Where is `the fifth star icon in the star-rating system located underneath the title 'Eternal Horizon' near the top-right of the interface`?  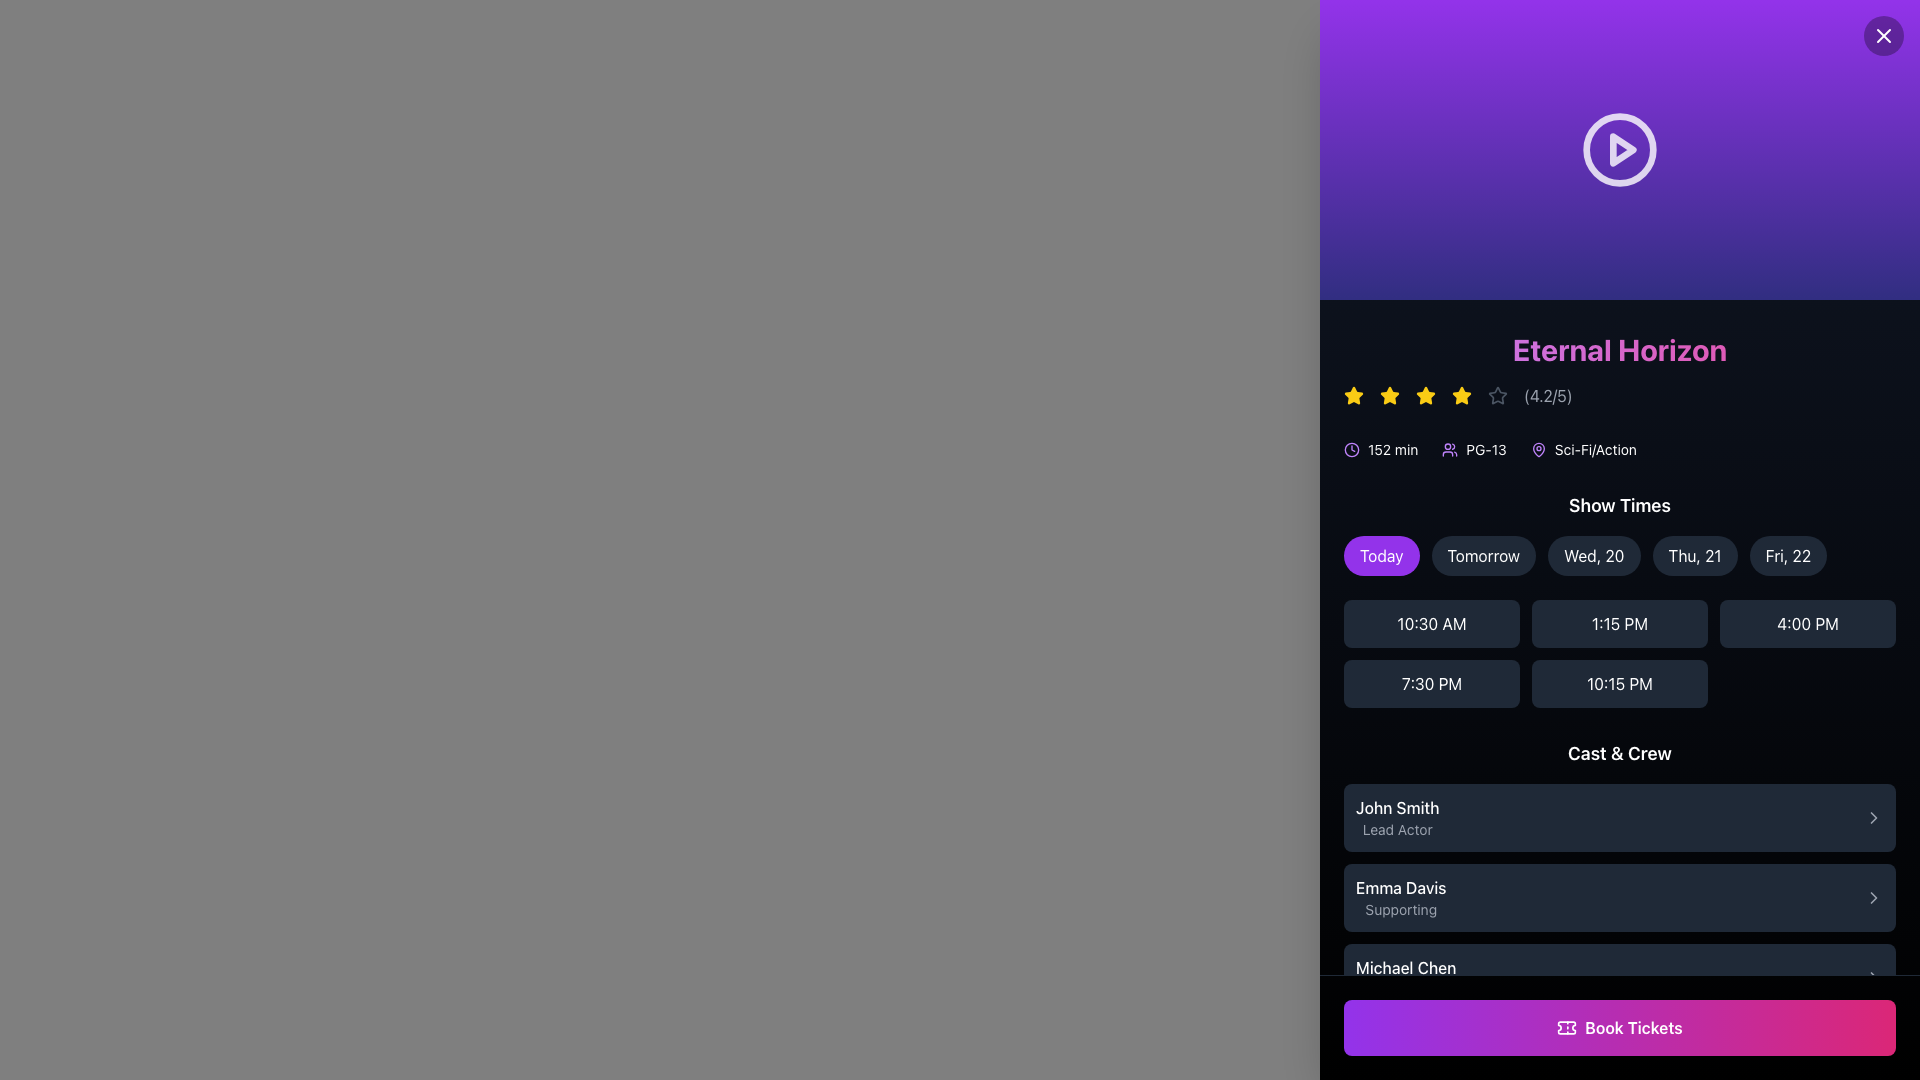 the fifth star icon in the star-rating system located underneath the title 'Eternal Horizon' near the top-right of the interface is located at coordinates (1497, 395).